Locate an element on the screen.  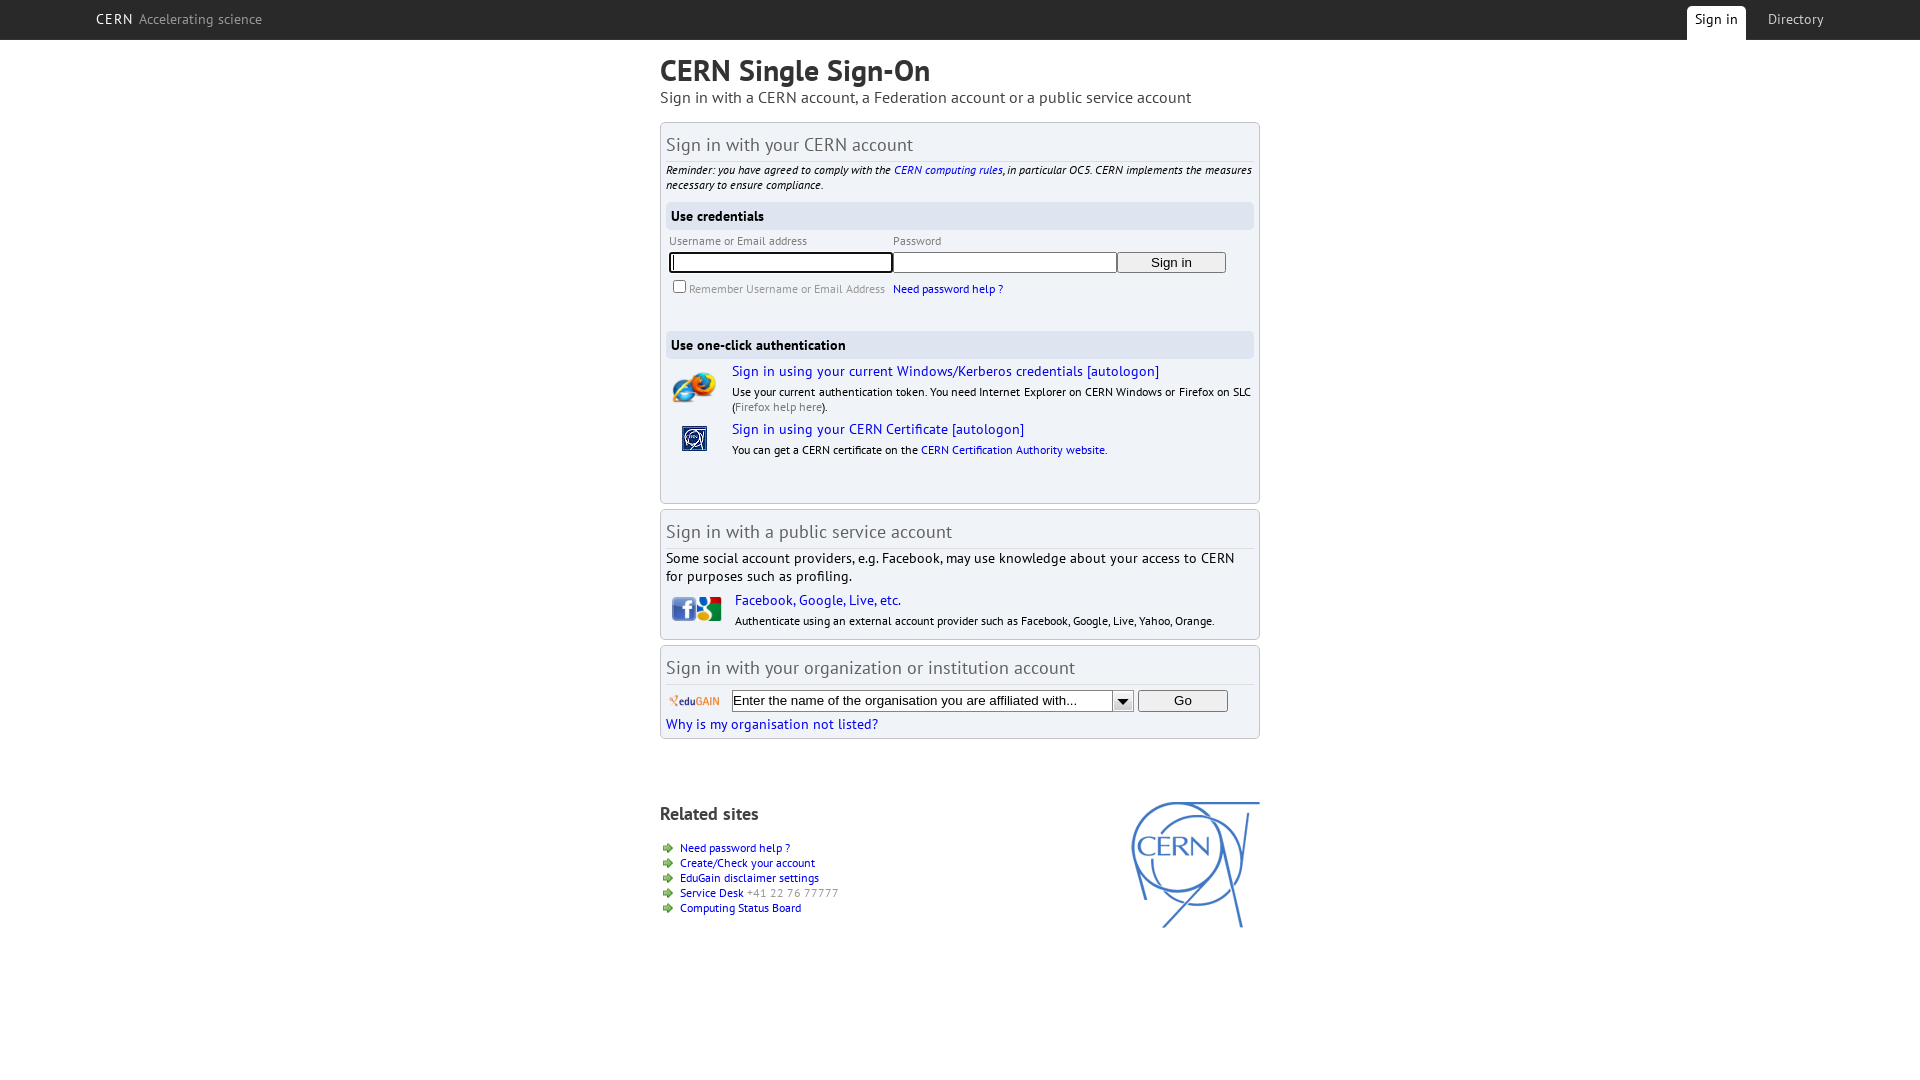
'[autologon]' is located at coordinates (1123, 370).